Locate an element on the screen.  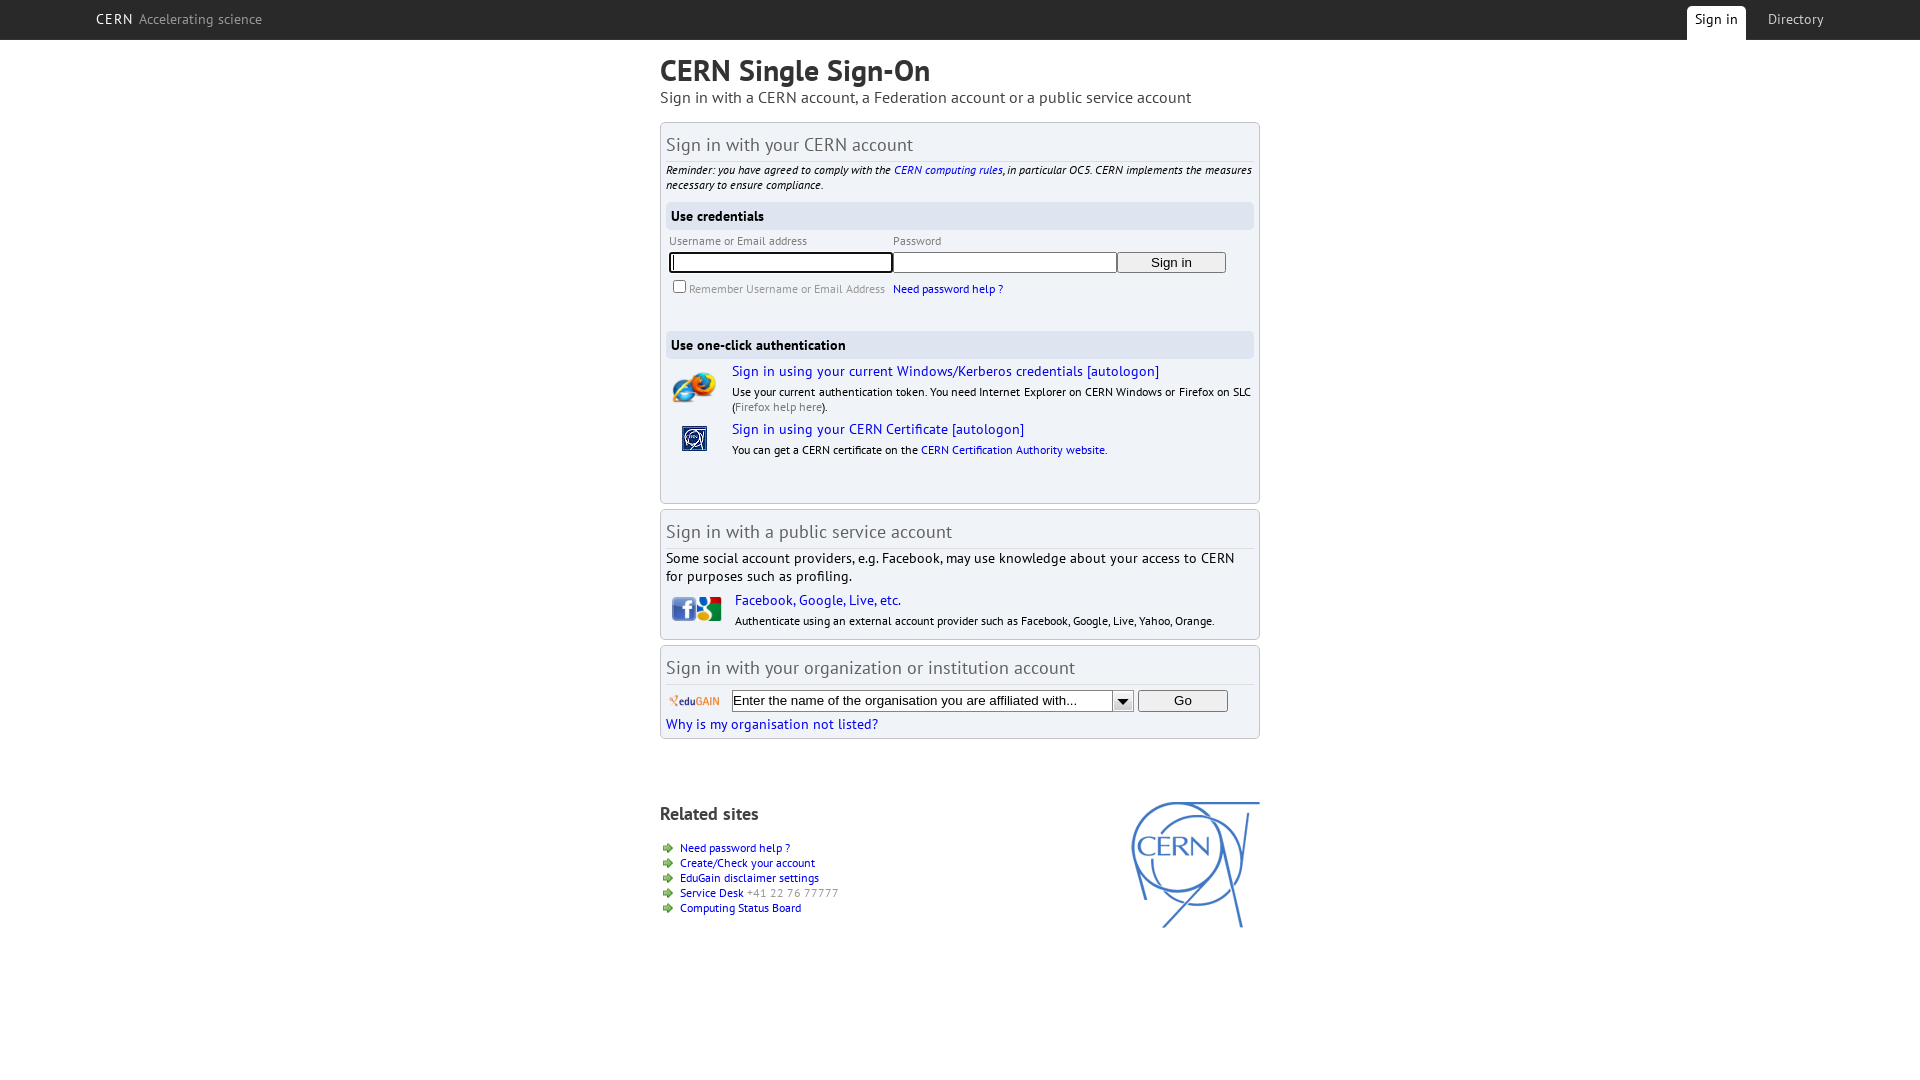
'[autologon]' is located at coordinates (1123, 370).